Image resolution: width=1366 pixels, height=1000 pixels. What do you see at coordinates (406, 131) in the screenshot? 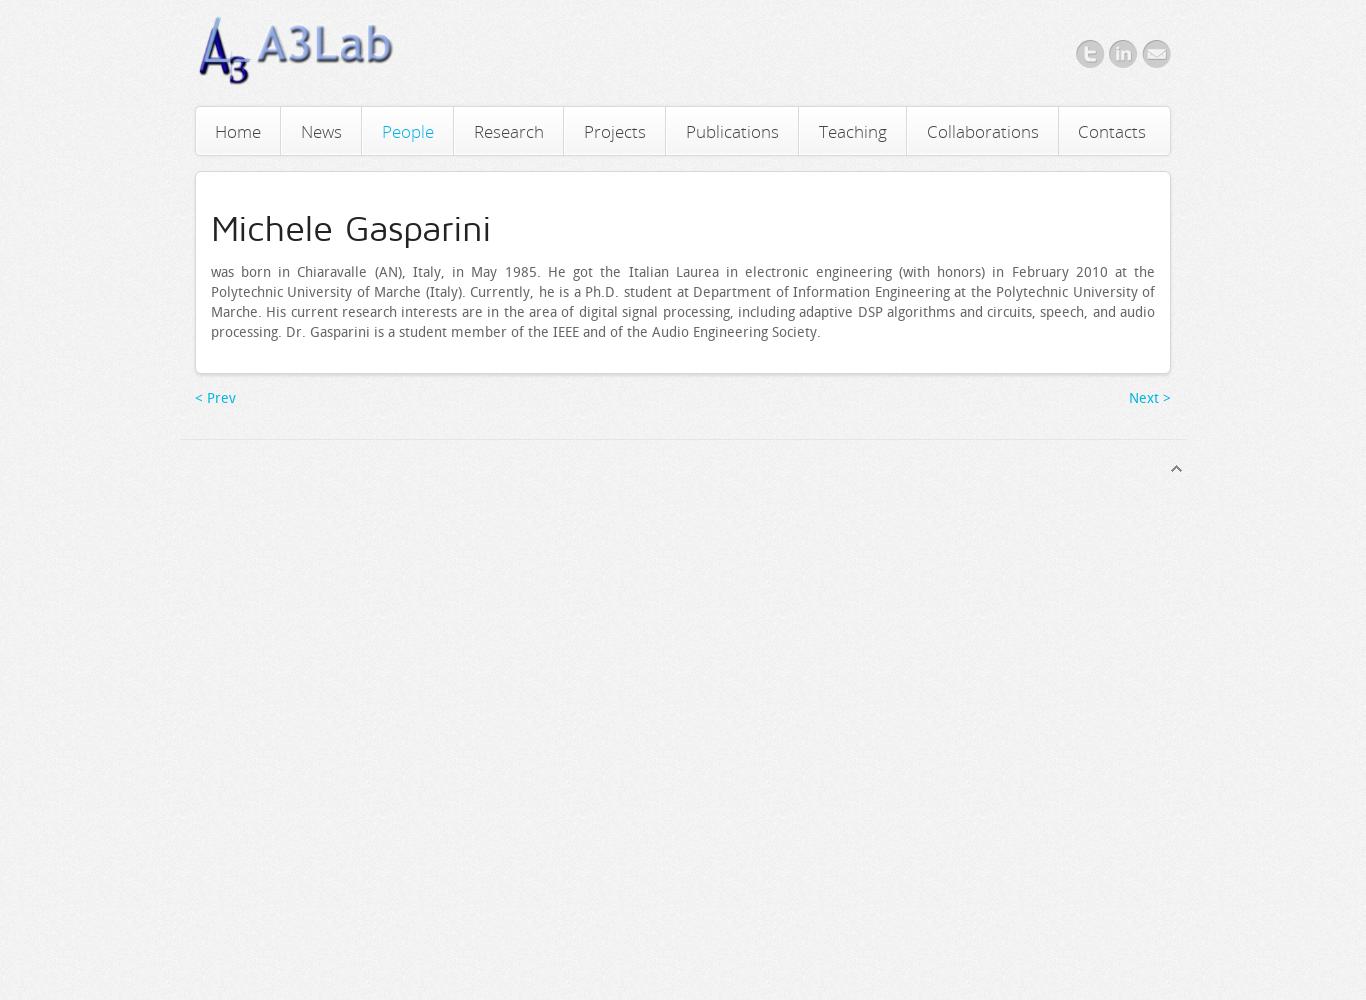
I see `'People'` at bounding box center [406, 131].